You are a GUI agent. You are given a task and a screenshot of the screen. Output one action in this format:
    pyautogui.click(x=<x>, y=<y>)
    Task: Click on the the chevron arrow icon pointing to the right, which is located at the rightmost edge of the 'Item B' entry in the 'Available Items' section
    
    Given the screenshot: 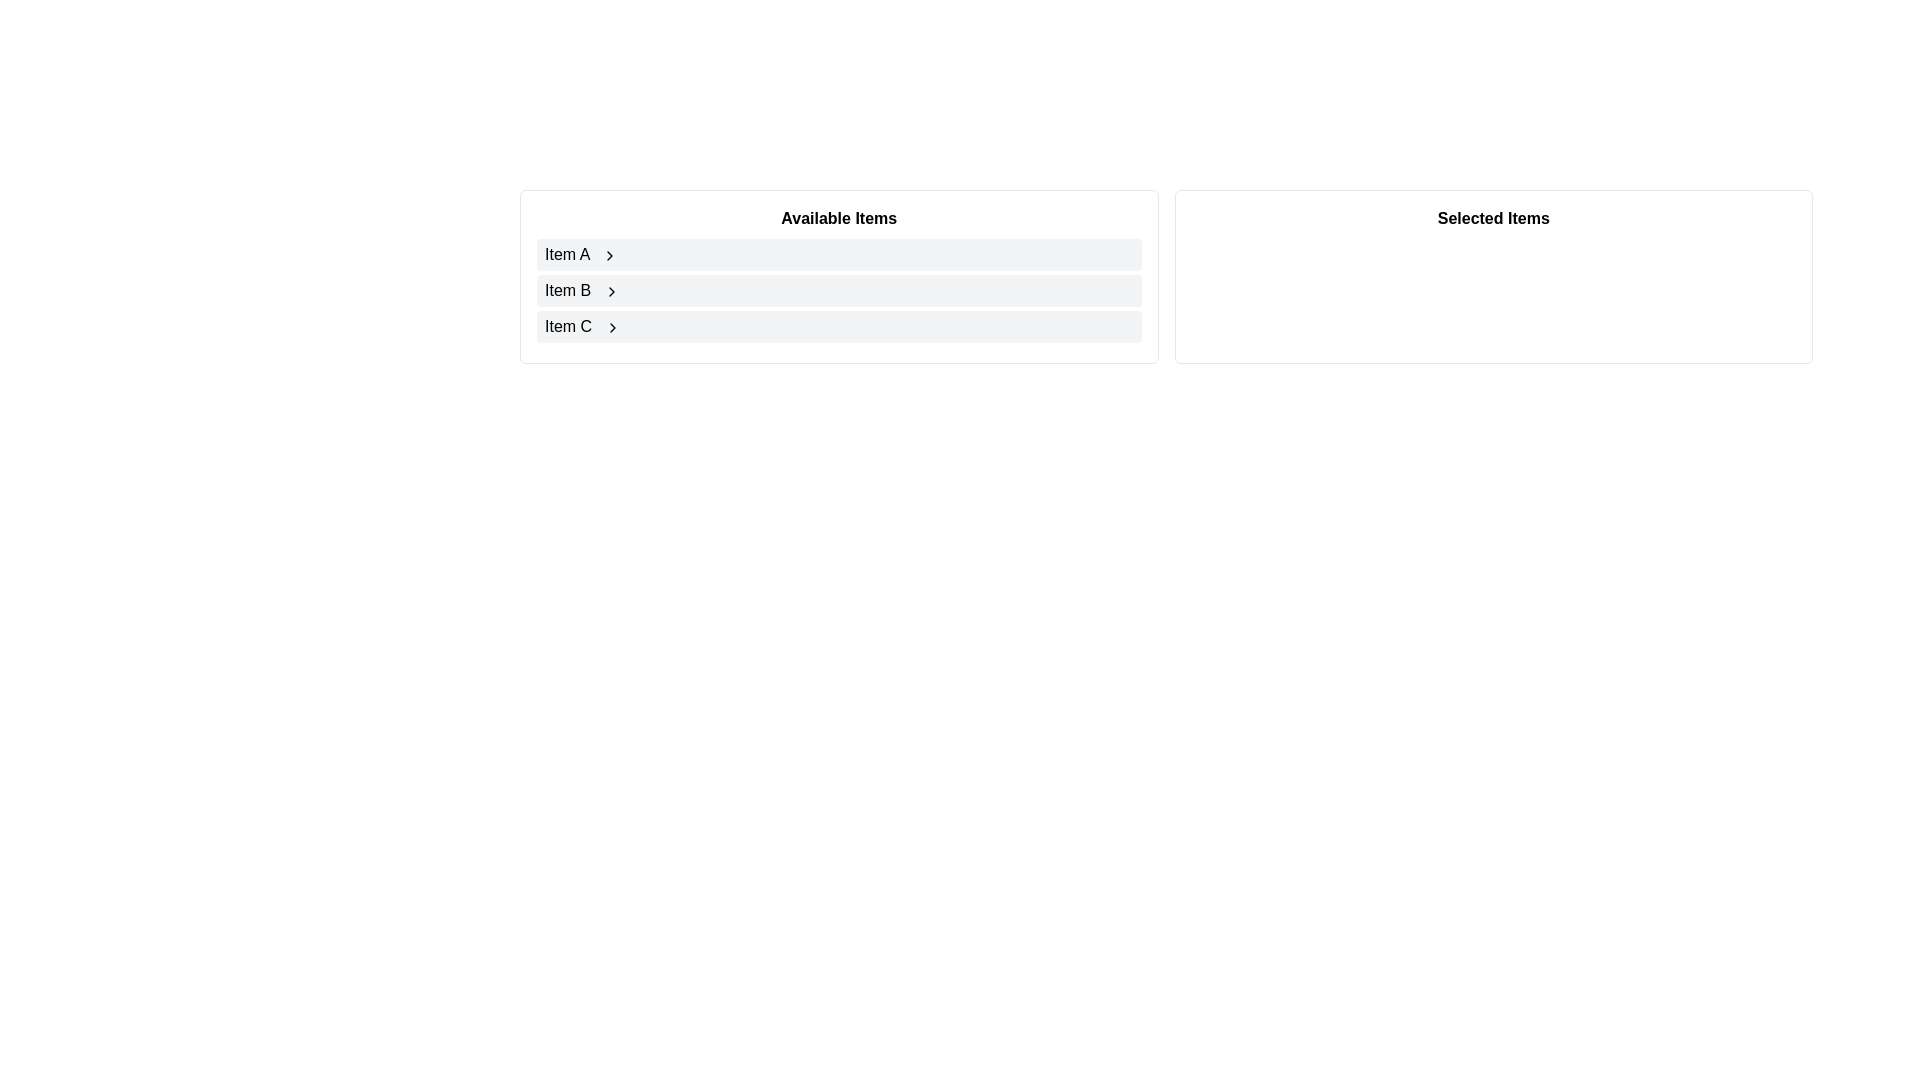 What is the action you would take?
    pyautogui.click(x=610, y=291)
    